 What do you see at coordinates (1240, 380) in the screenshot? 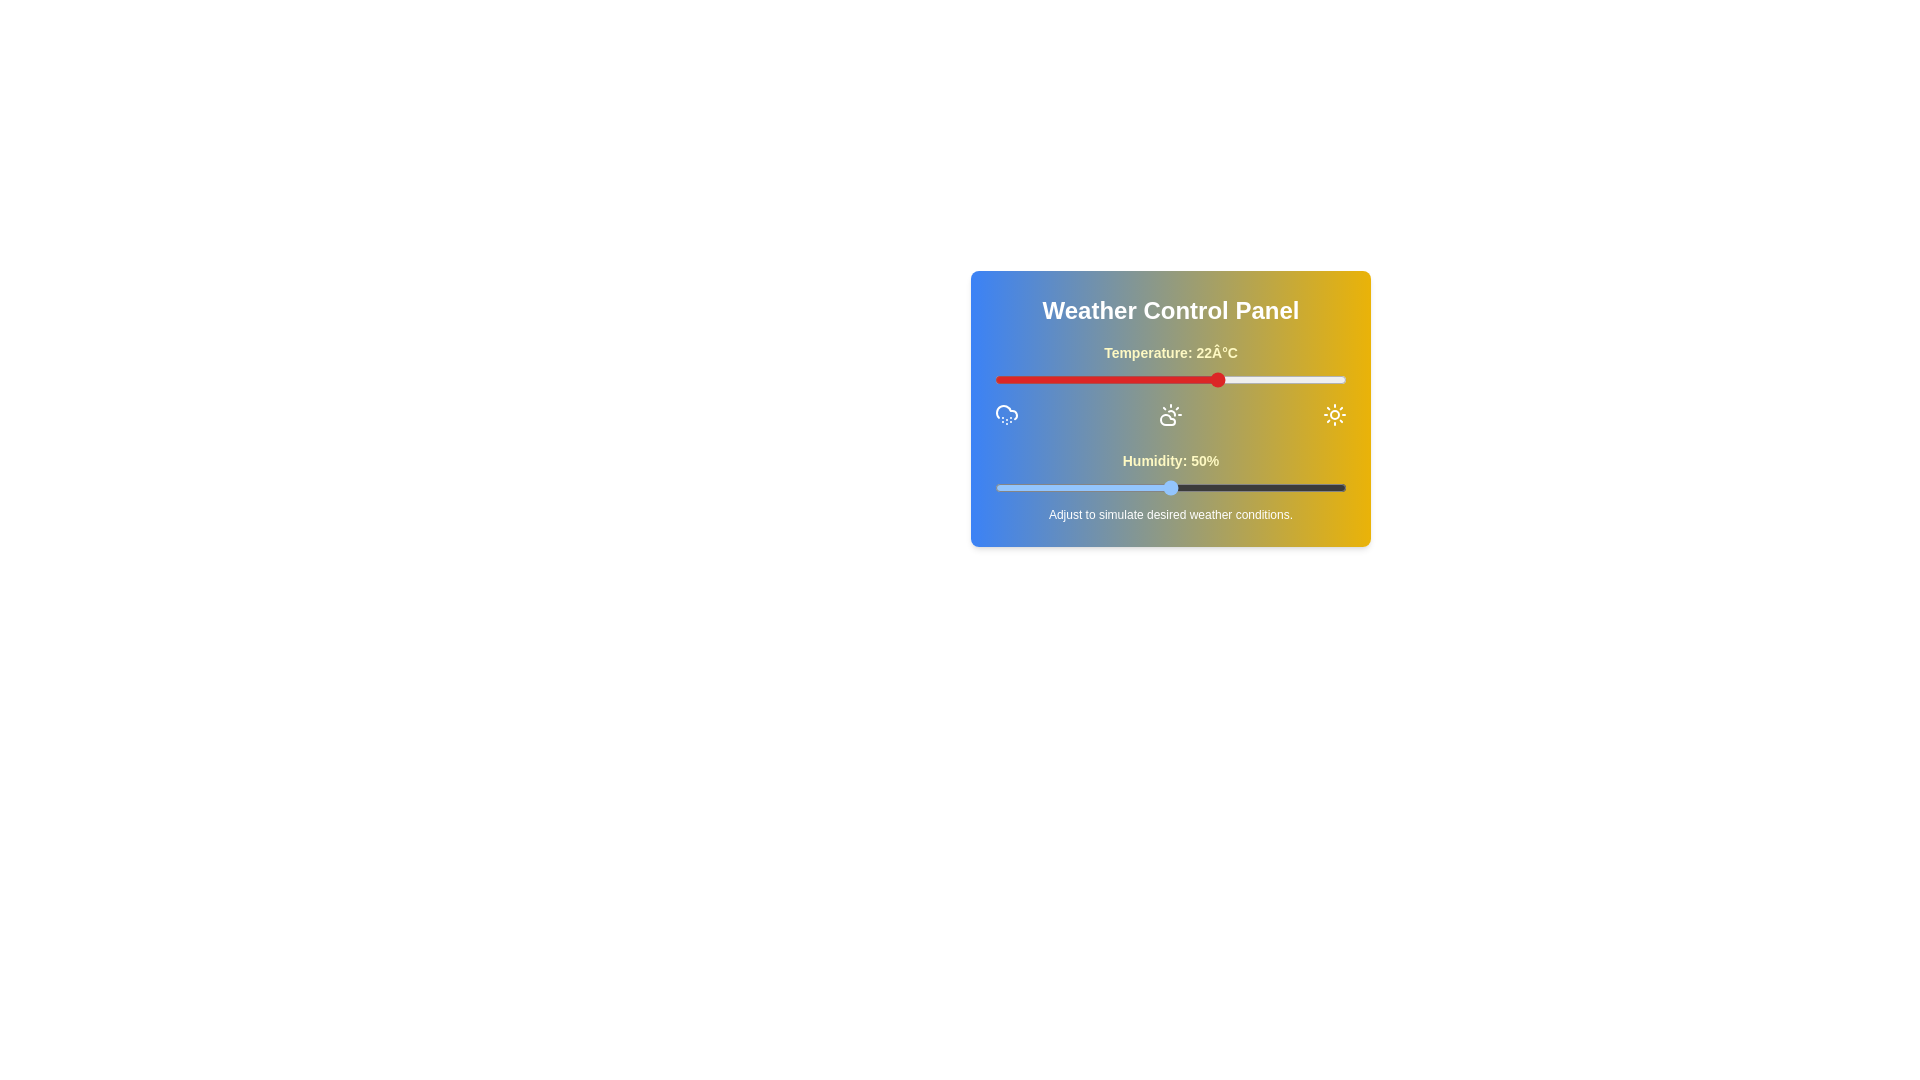
I see `the temperature` at bounding box center [1240, 380].